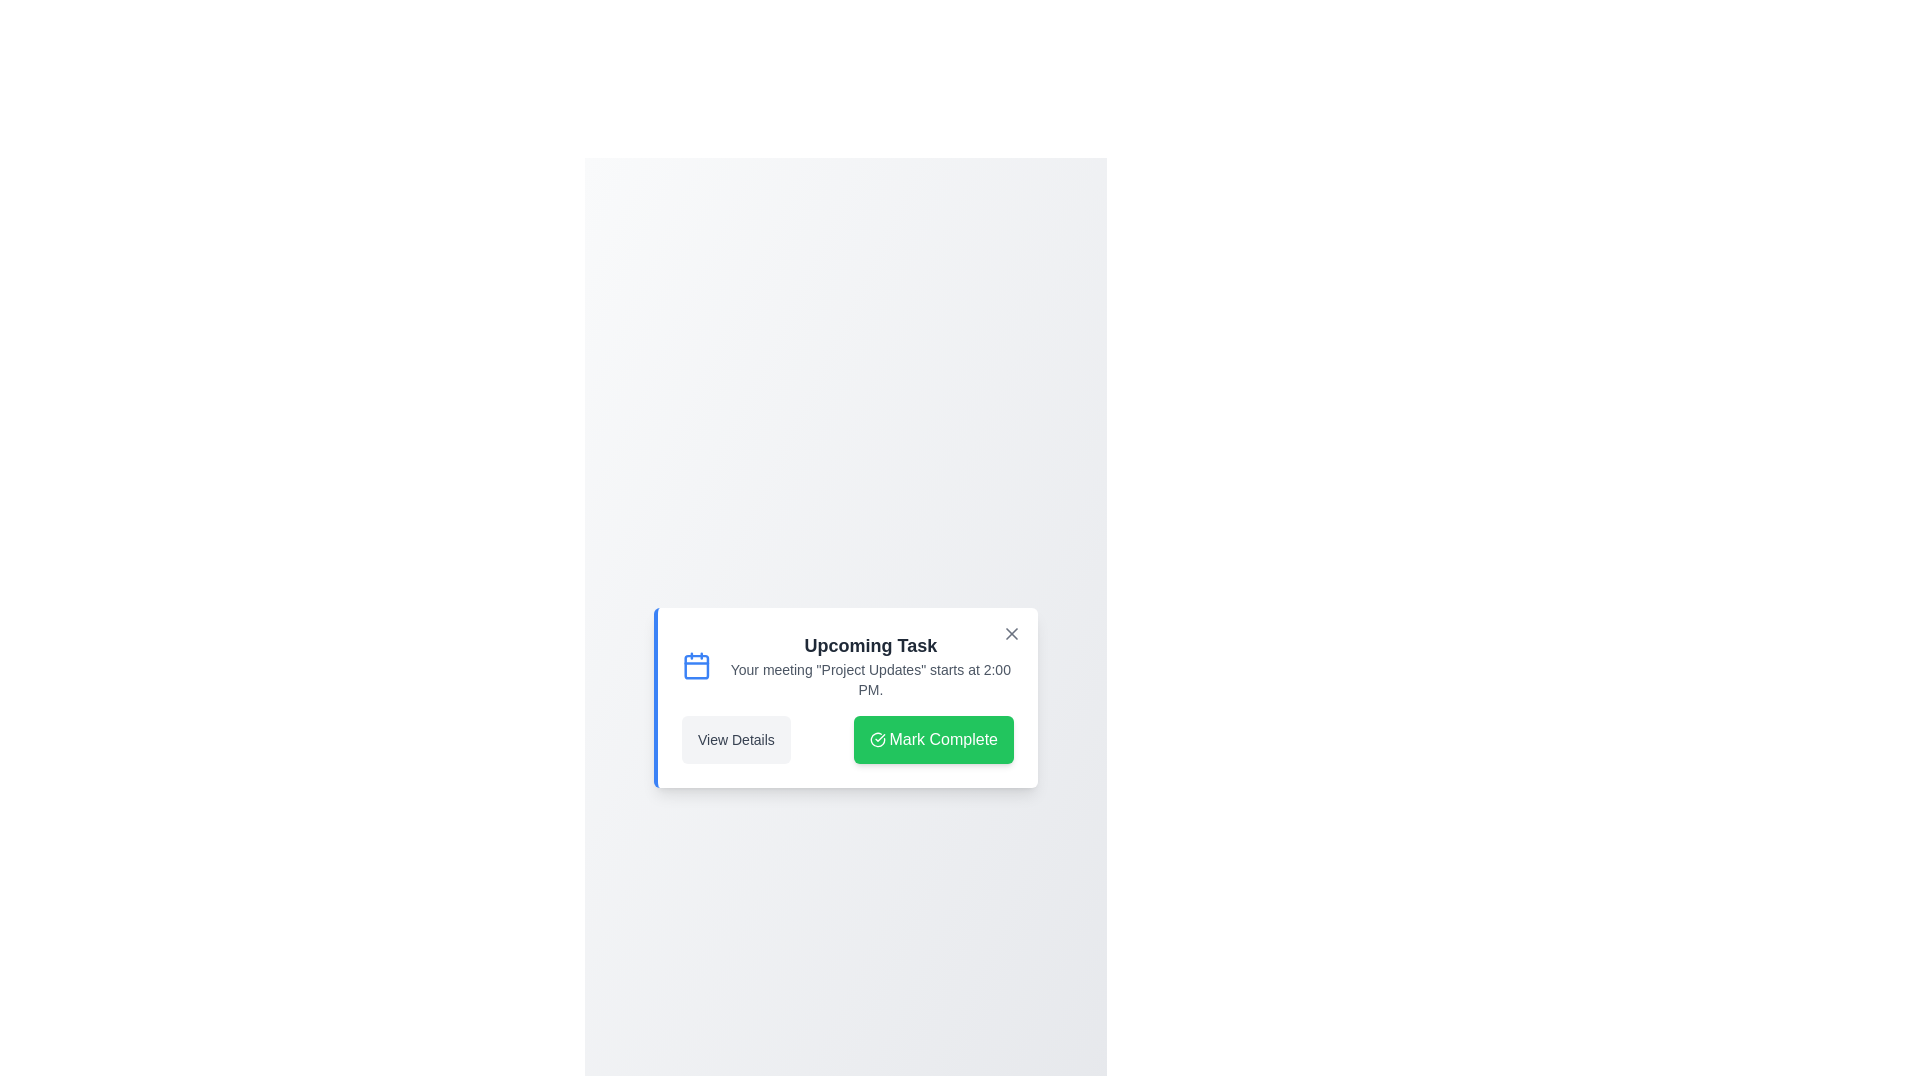  What do you see at coordinates (696, 666) in the screenshot?
I see `the calendar icon to inspect it` at bounding box center [696, 666].